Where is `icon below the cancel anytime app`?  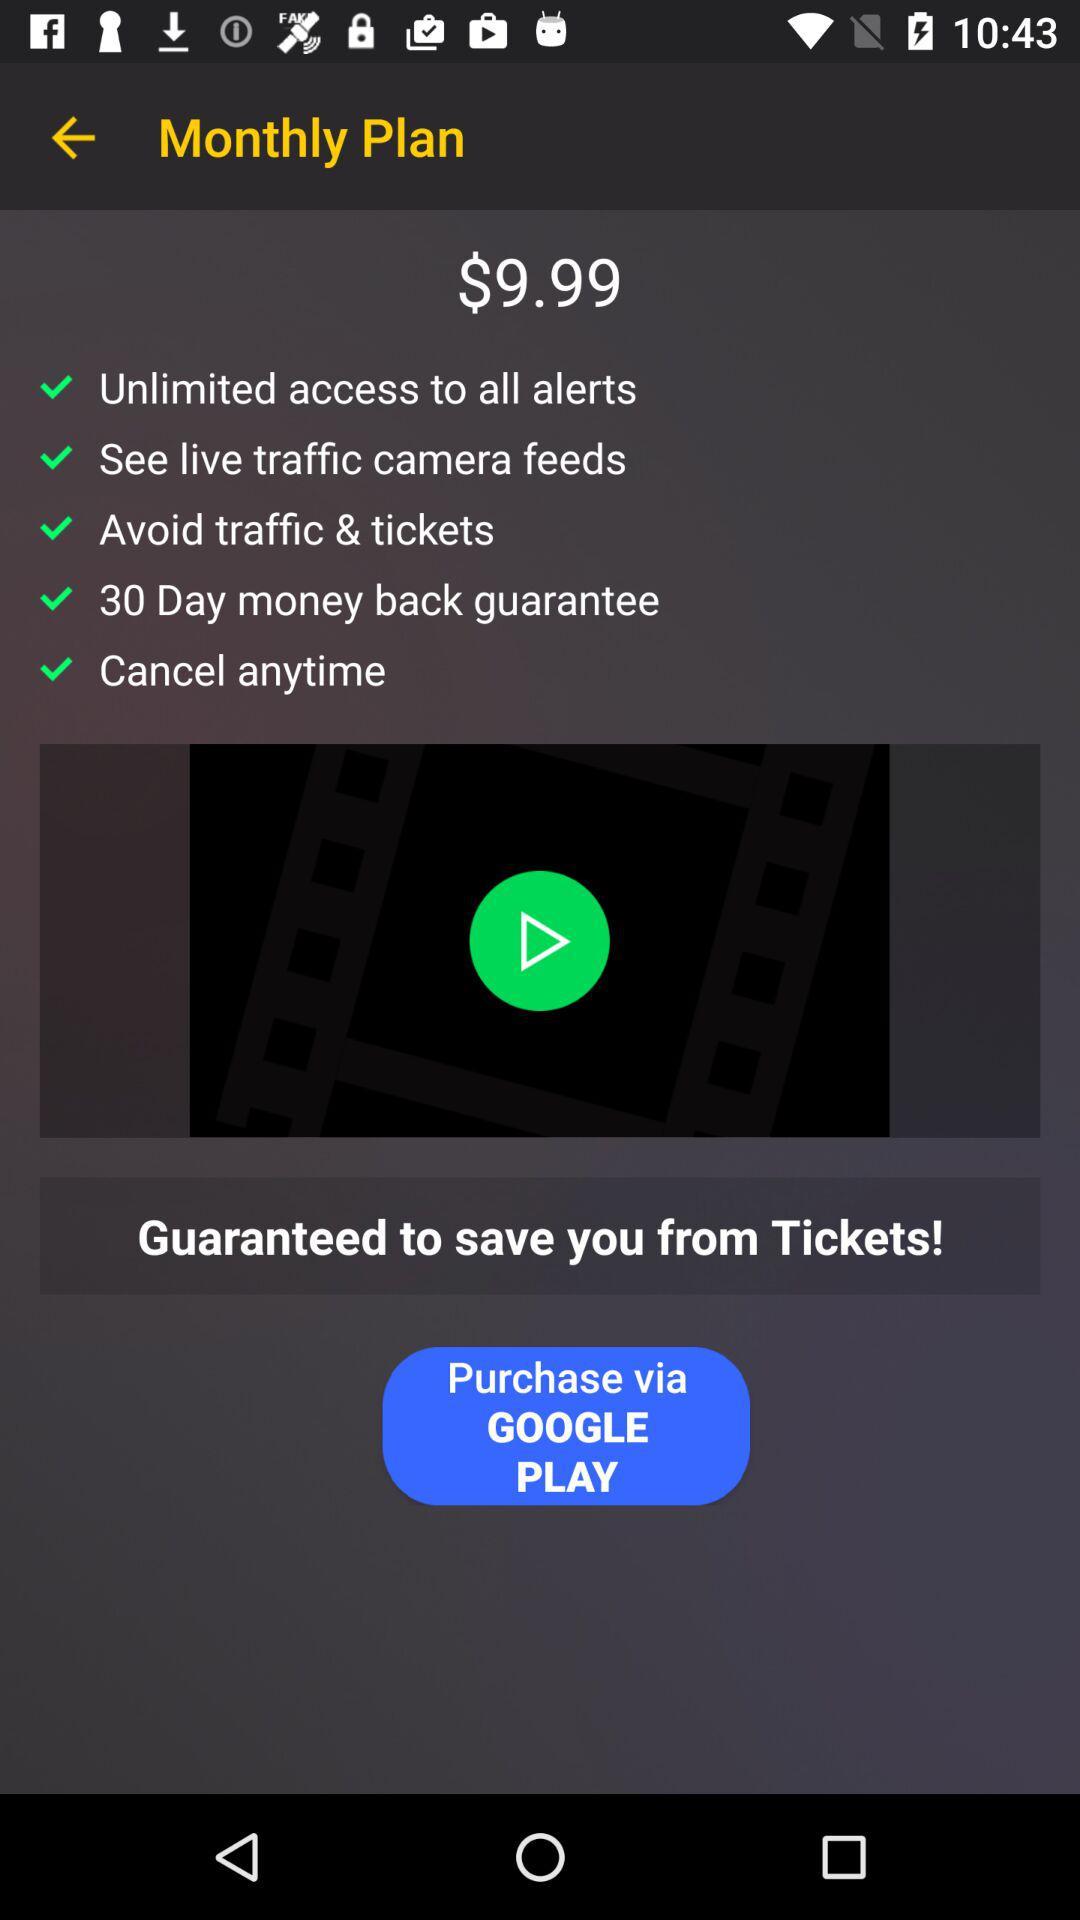 icon below the cancel anytime app is located at coordinates (538, 939).